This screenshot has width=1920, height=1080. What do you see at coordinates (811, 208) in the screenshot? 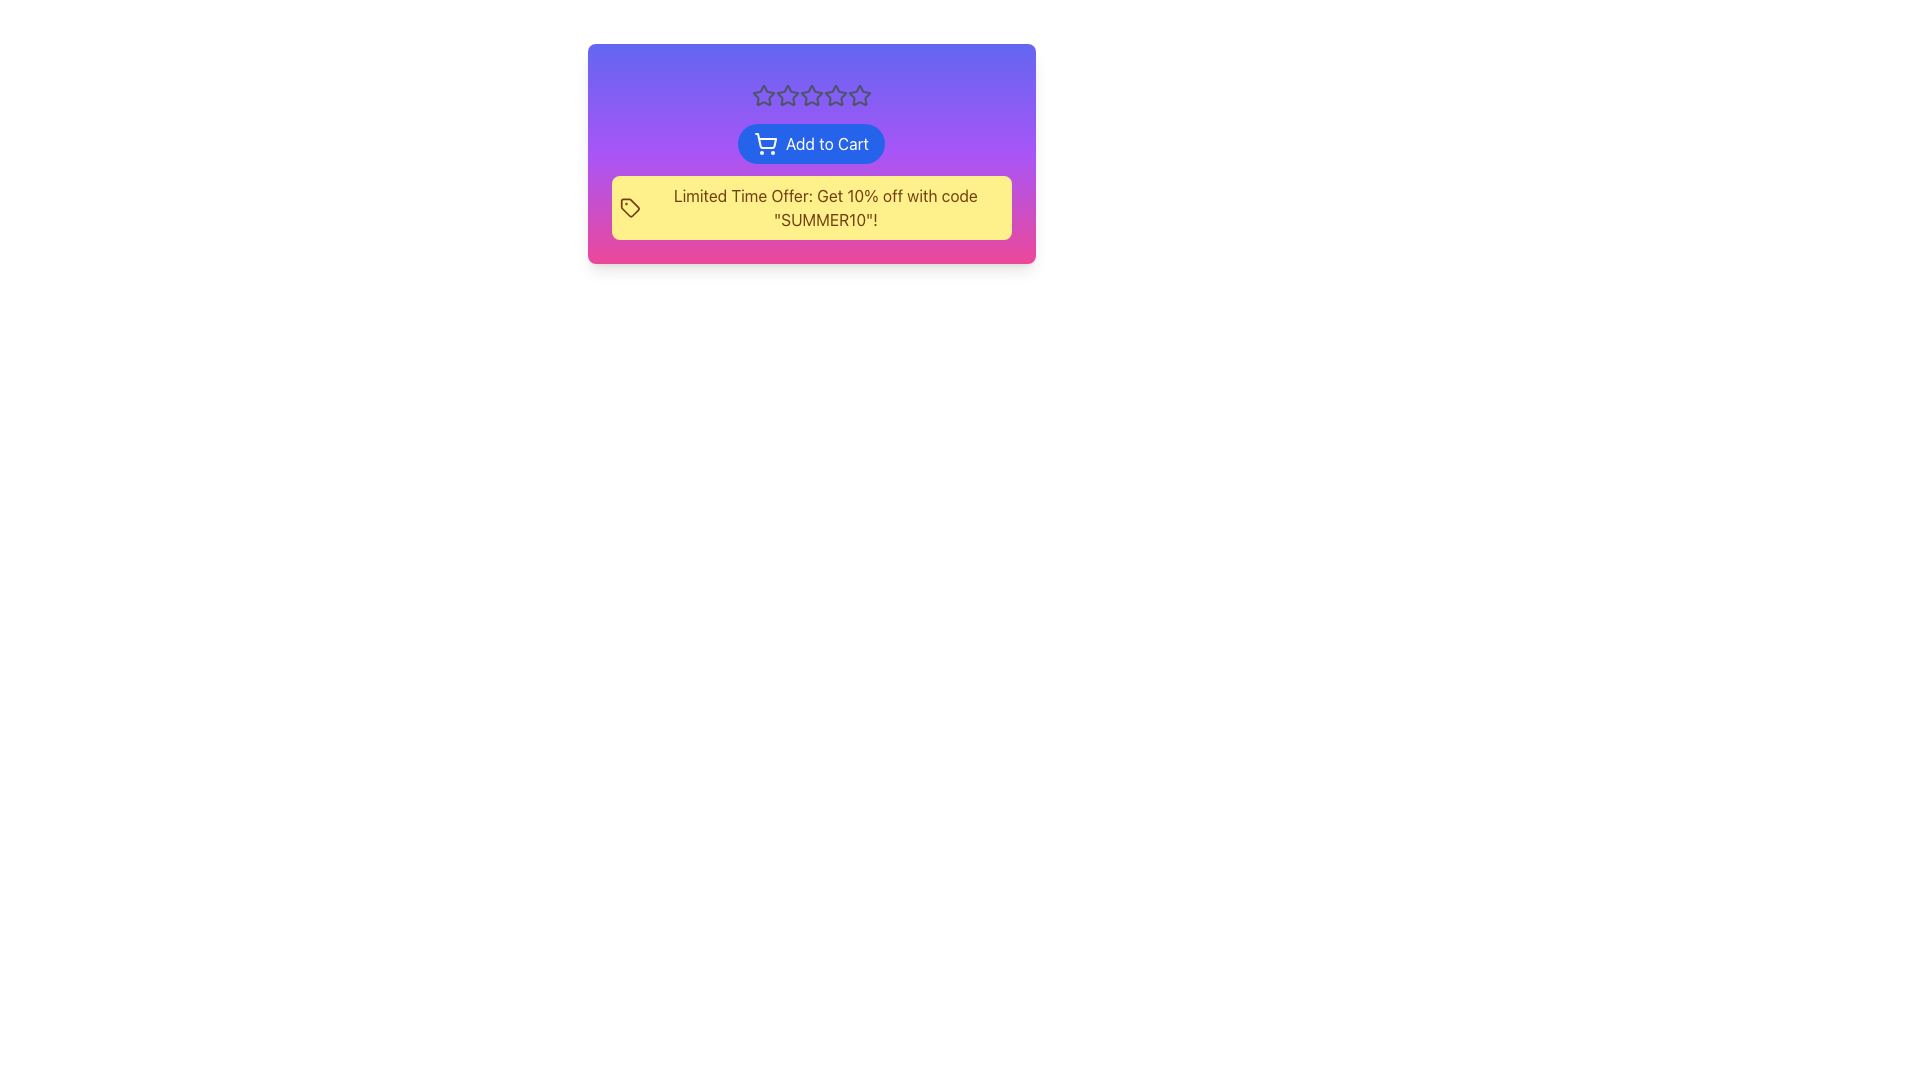
I see `the notification banner with a yellow background and text reading 'Limited Time Offer: Get 10% off with code "SUMMER10"!' positioned below the 'Add to Cart' button` at bounding box center [811, 208].